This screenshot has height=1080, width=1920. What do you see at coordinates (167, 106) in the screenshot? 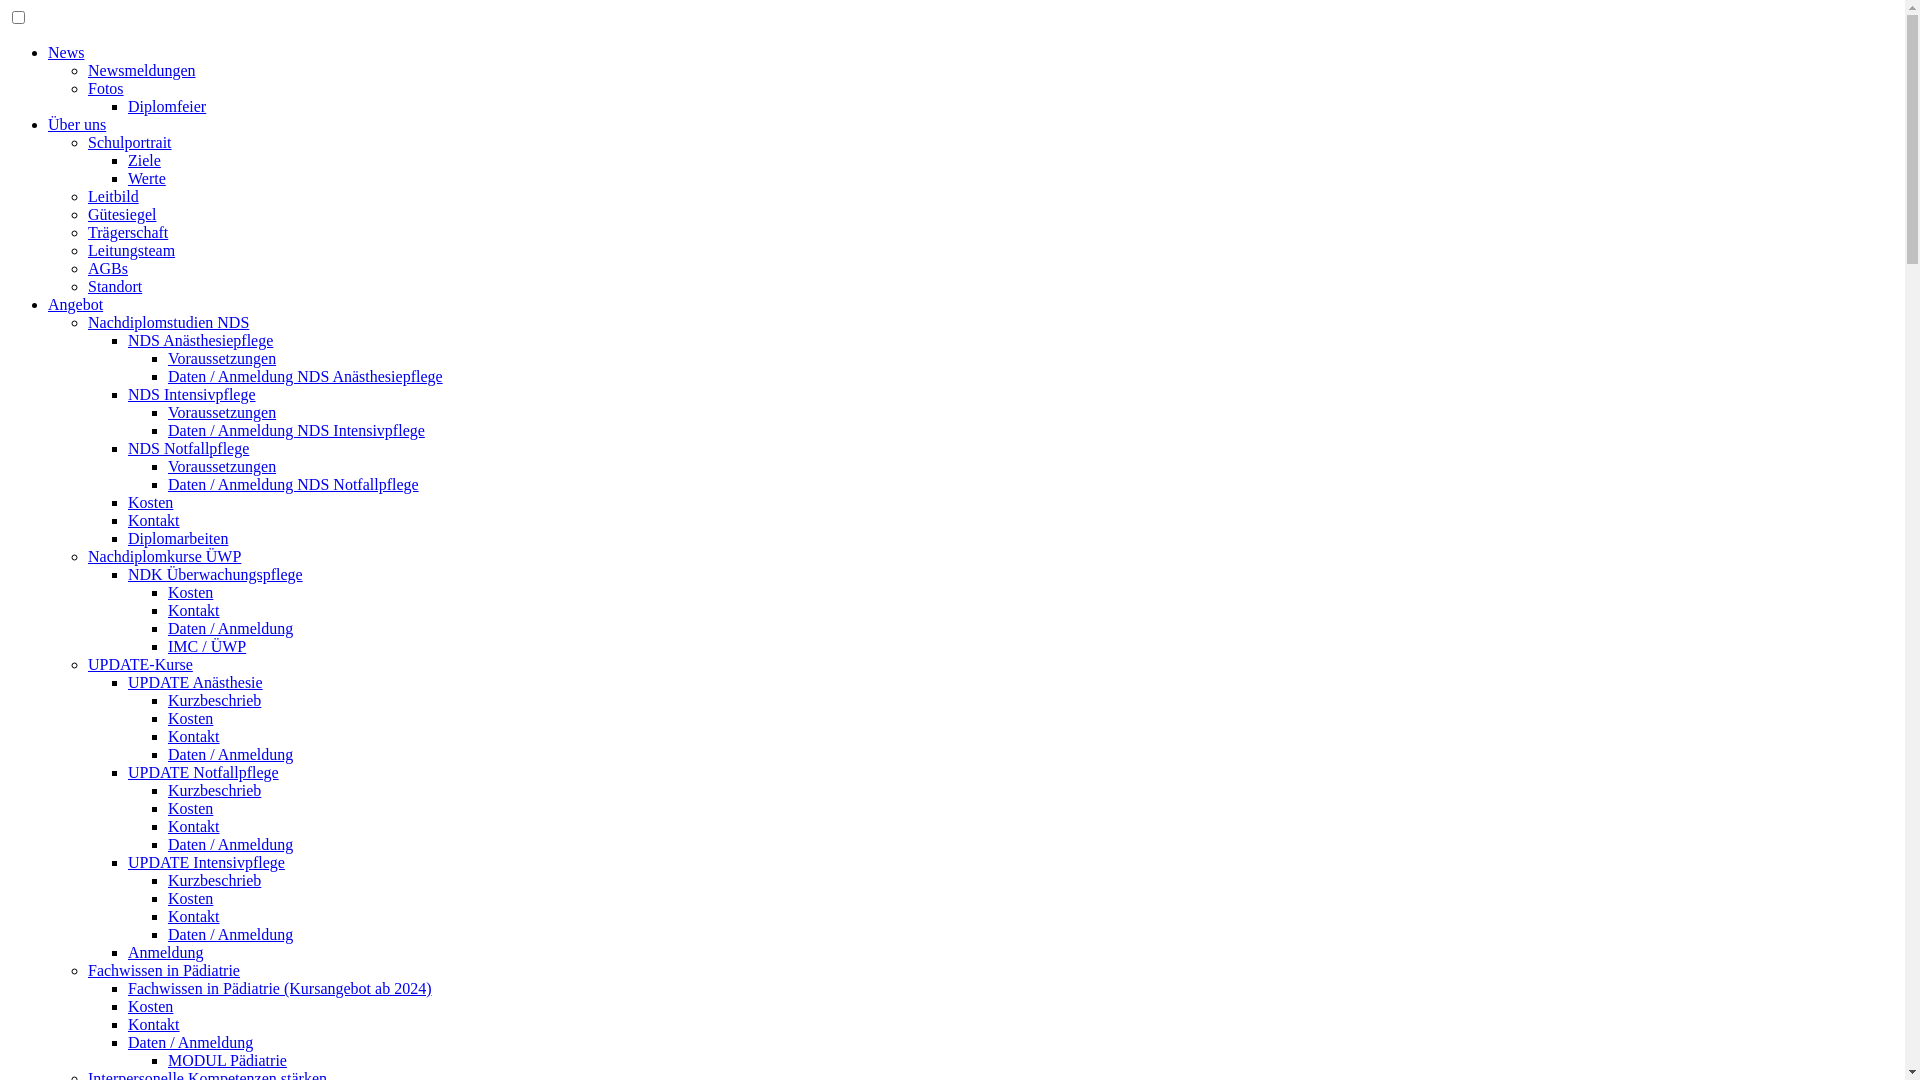
I see `'Diplomfeier'` at bounding box center [167, 106].